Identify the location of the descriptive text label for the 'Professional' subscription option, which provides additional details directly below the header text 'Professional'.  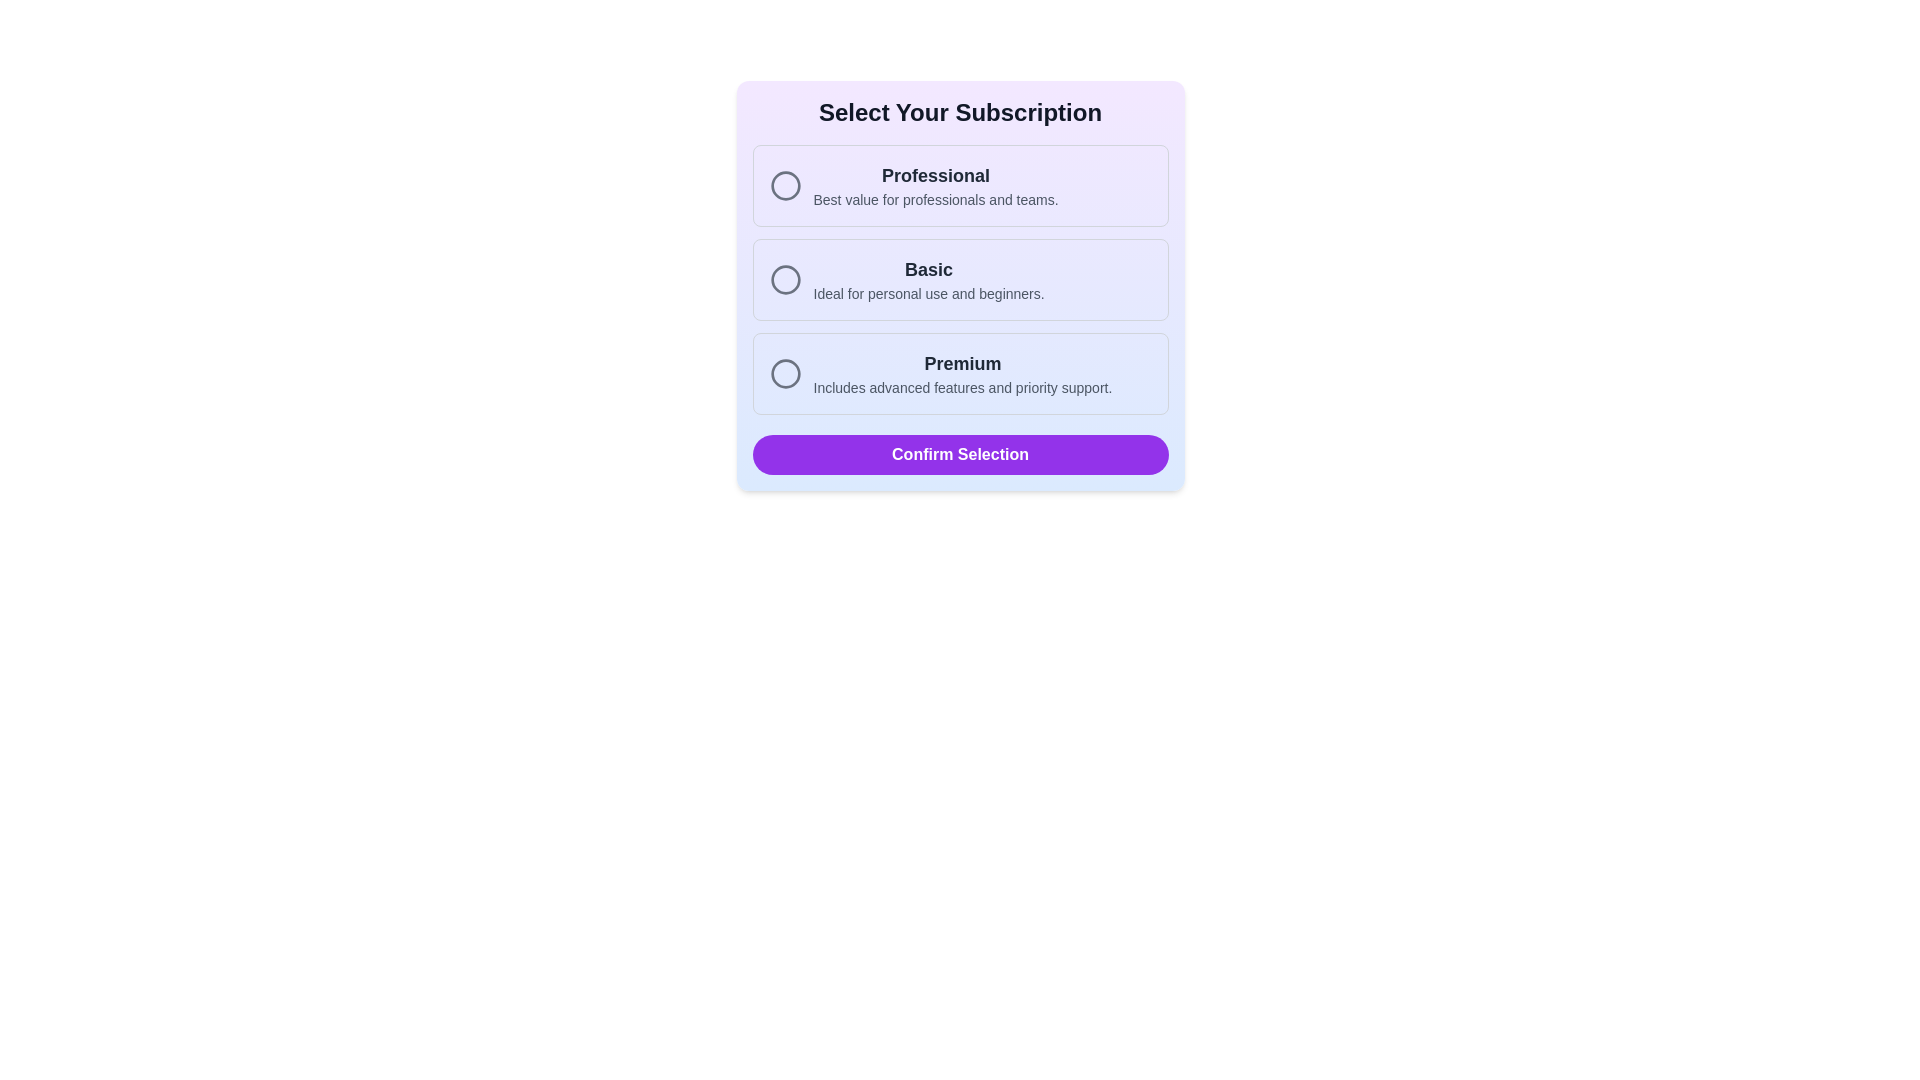
(935, 200).